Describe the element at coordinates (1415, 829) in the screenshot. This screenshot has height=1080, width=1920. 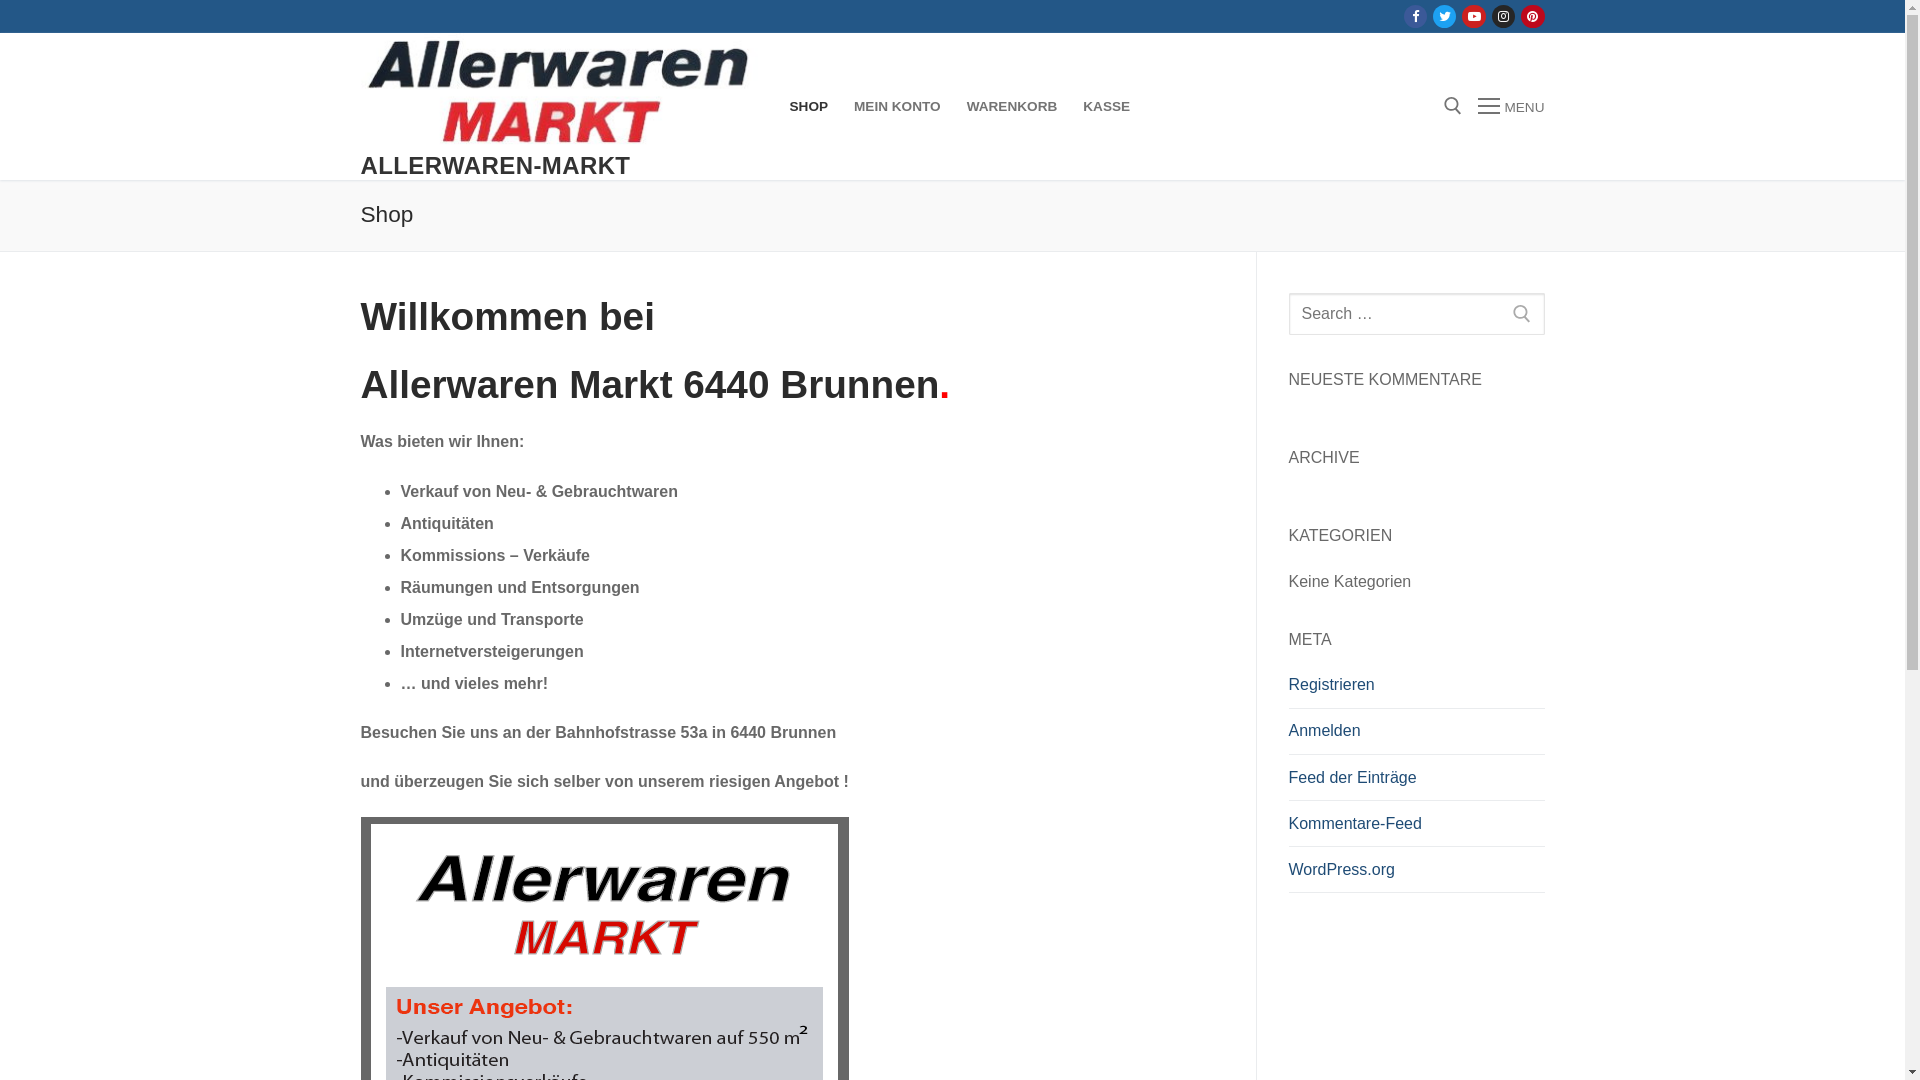
I see `'Kommentare-Feed'` at that location.